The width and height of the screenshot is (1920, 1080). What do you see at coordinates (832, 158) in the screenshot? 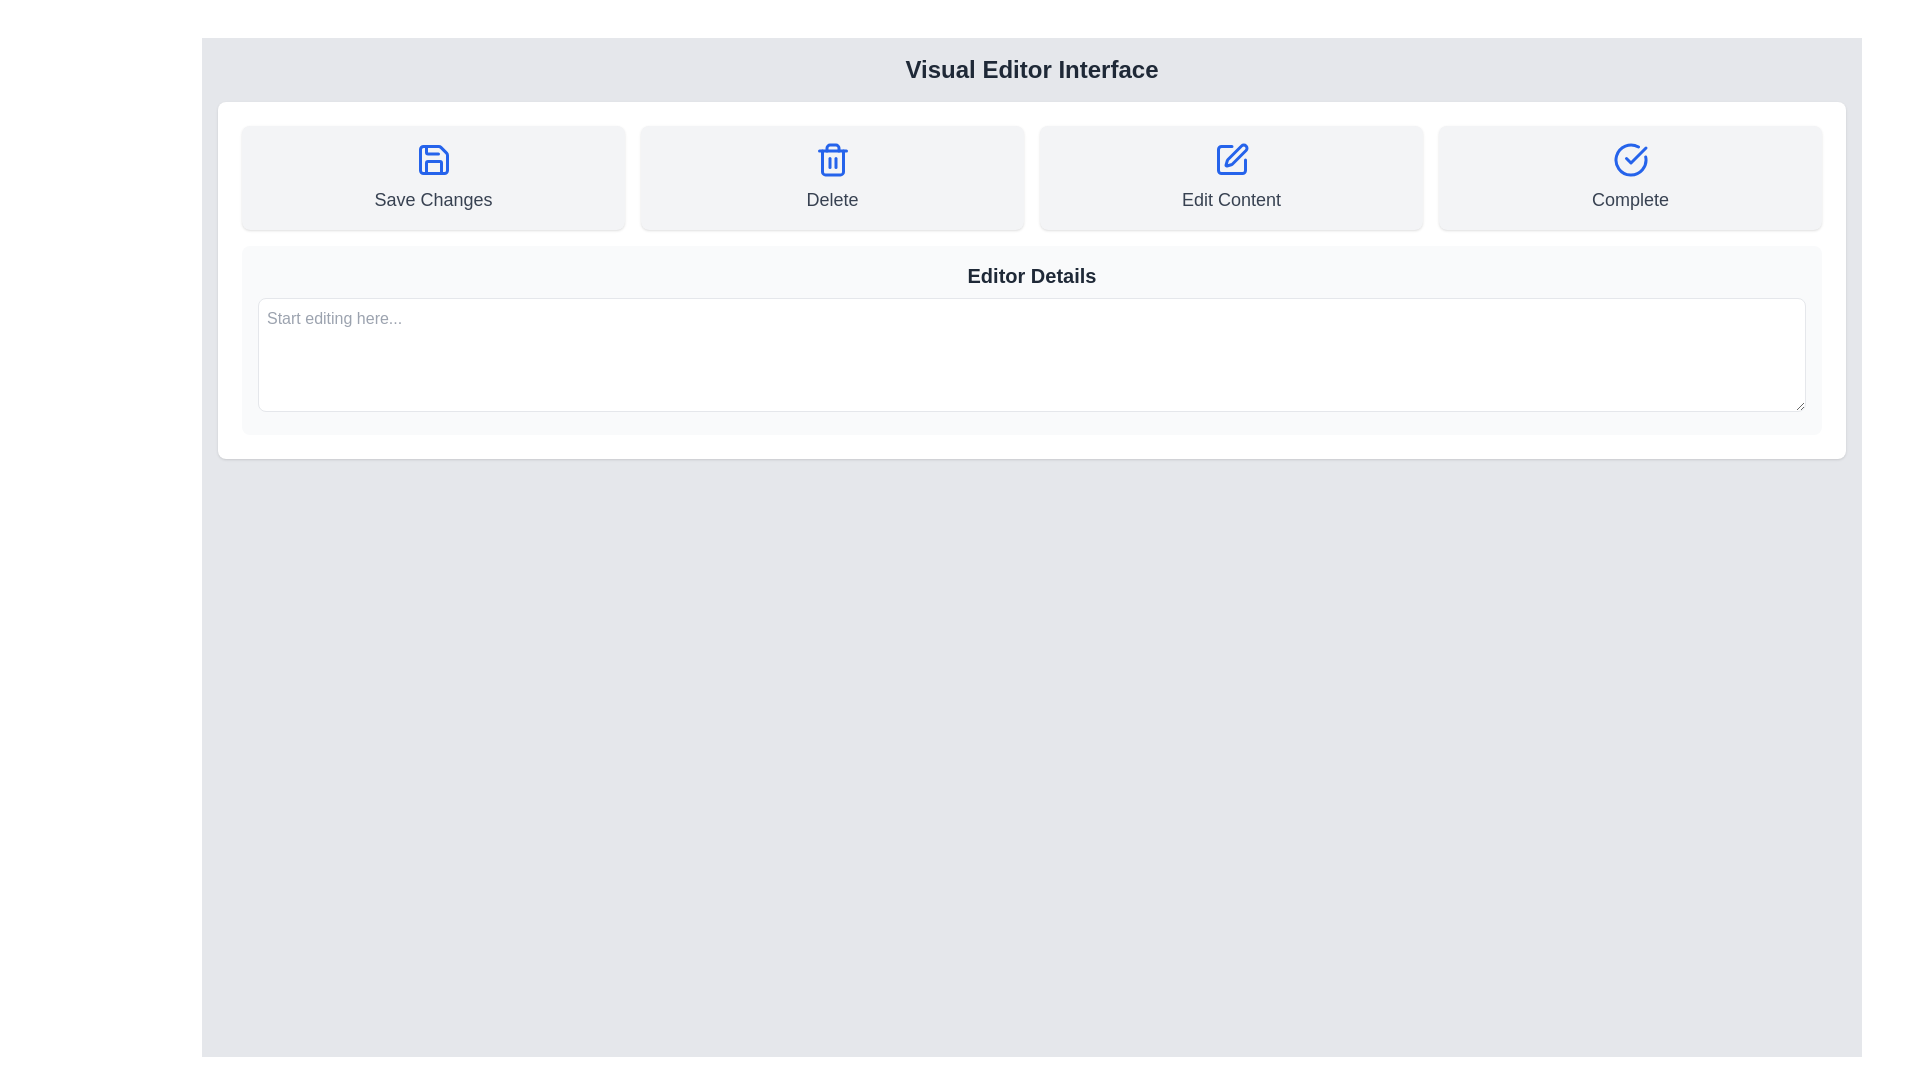
I see `the blue trash can icon representing the delete action located at the center of the 'Delete' button in the toolbar/menu section` at bounding box center [832, 158].